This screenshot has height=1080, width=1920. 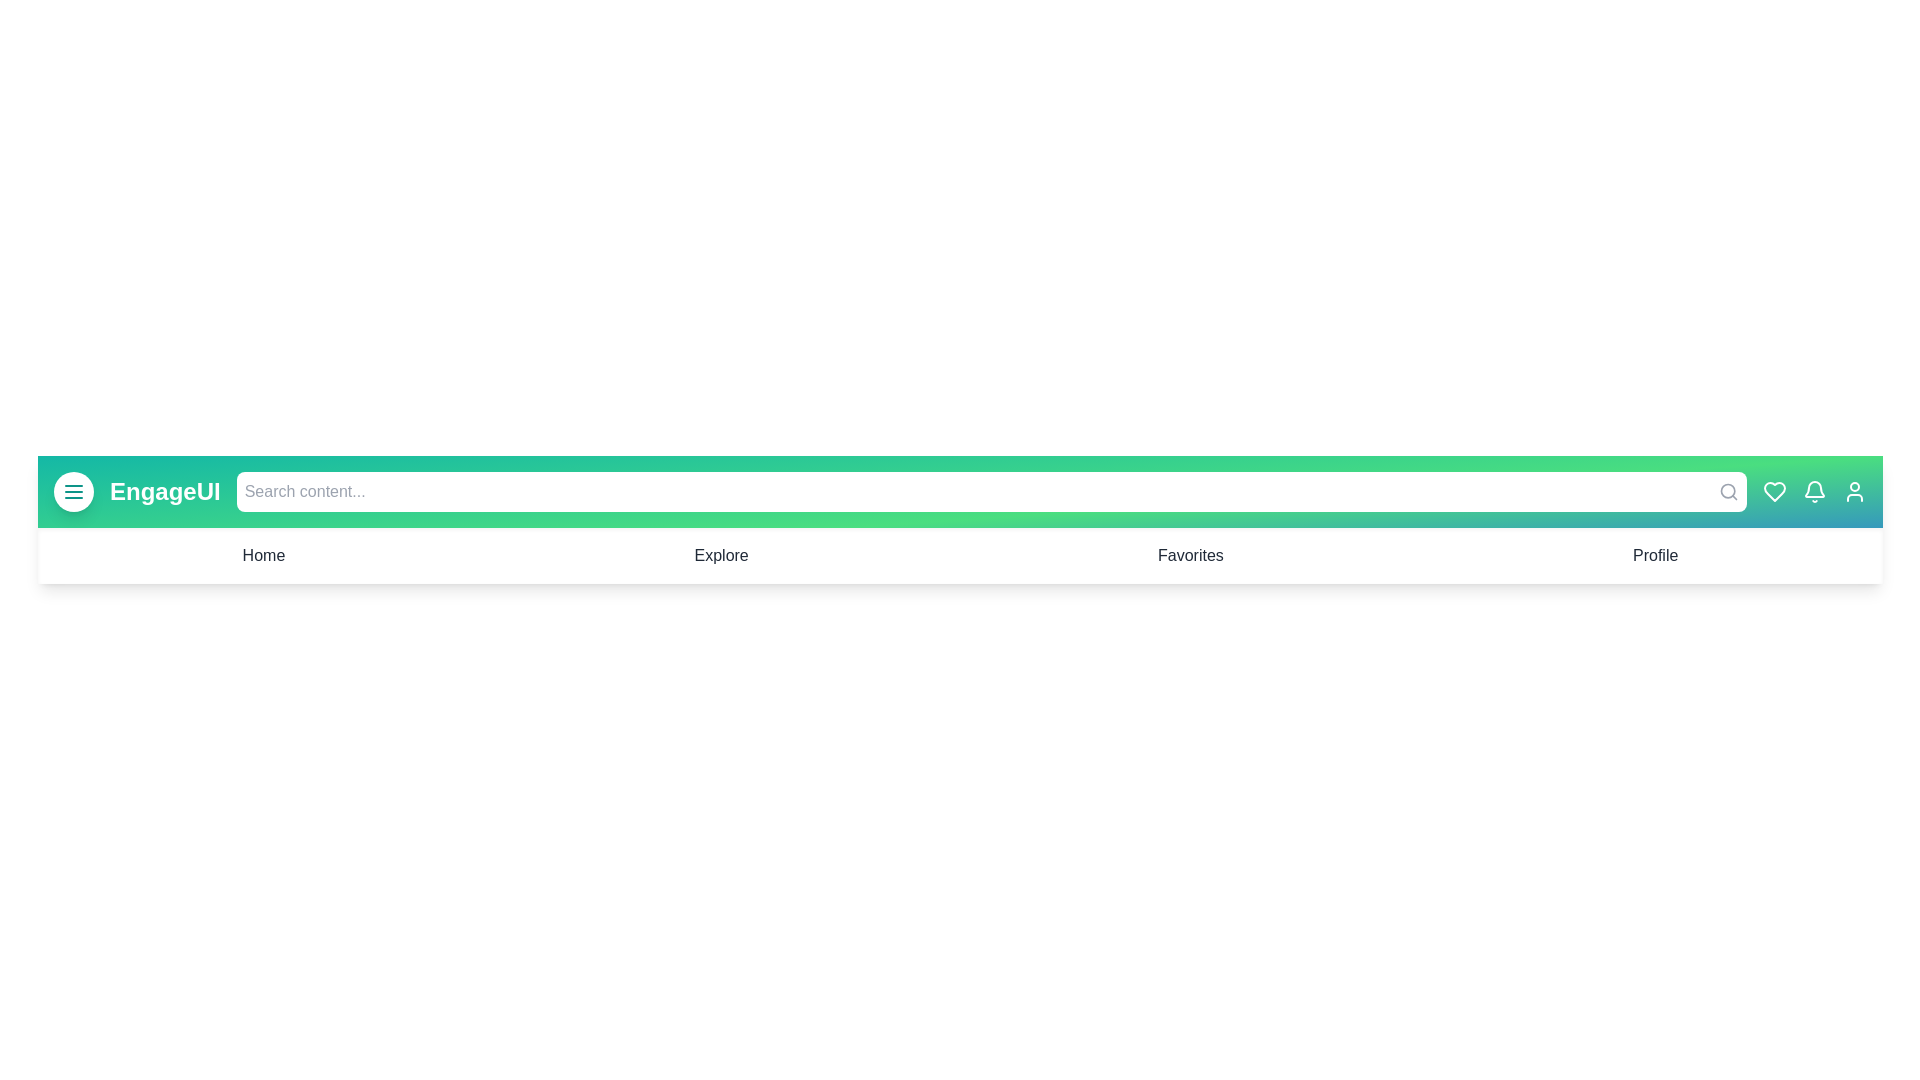 I want to click on the user icon located at the top-right corner of the app bar, so click(x=1853, y=492).